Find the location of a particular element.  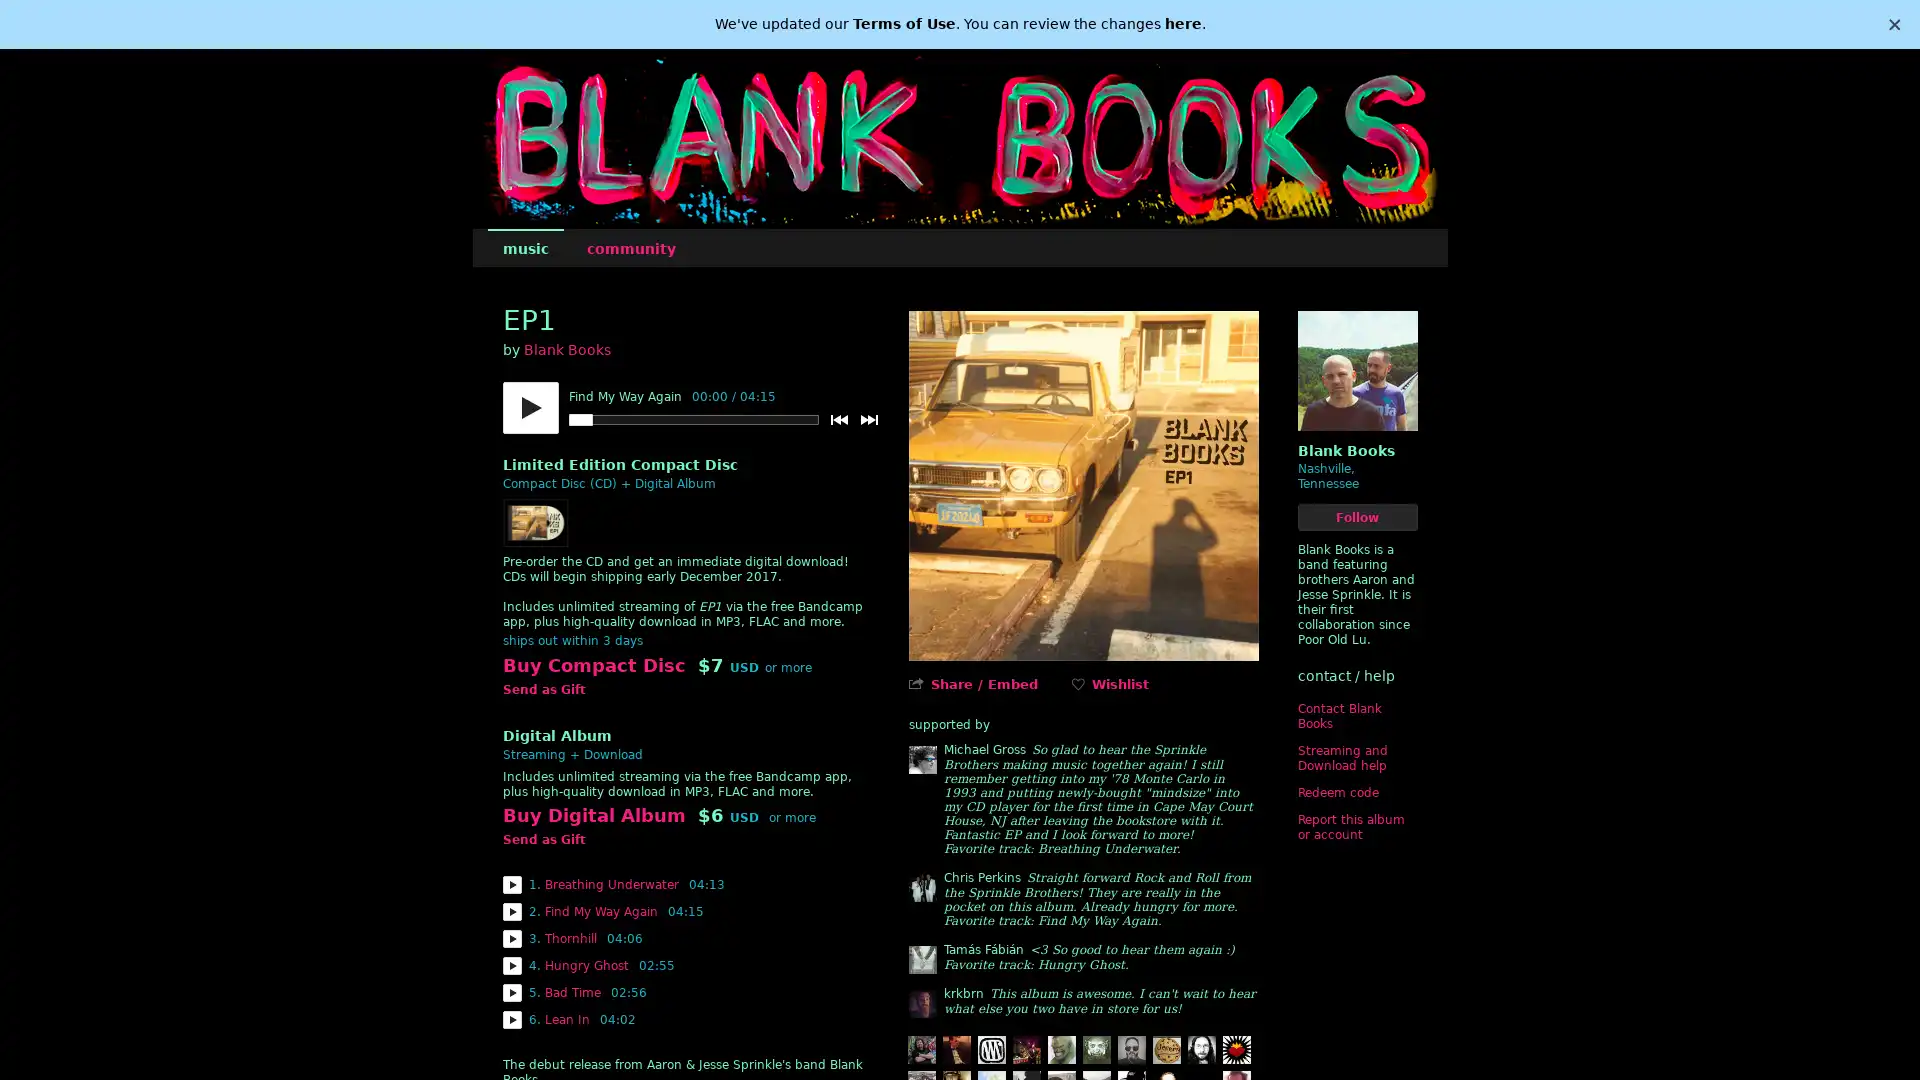

Send as Gift is located at coordinates (543, 689).